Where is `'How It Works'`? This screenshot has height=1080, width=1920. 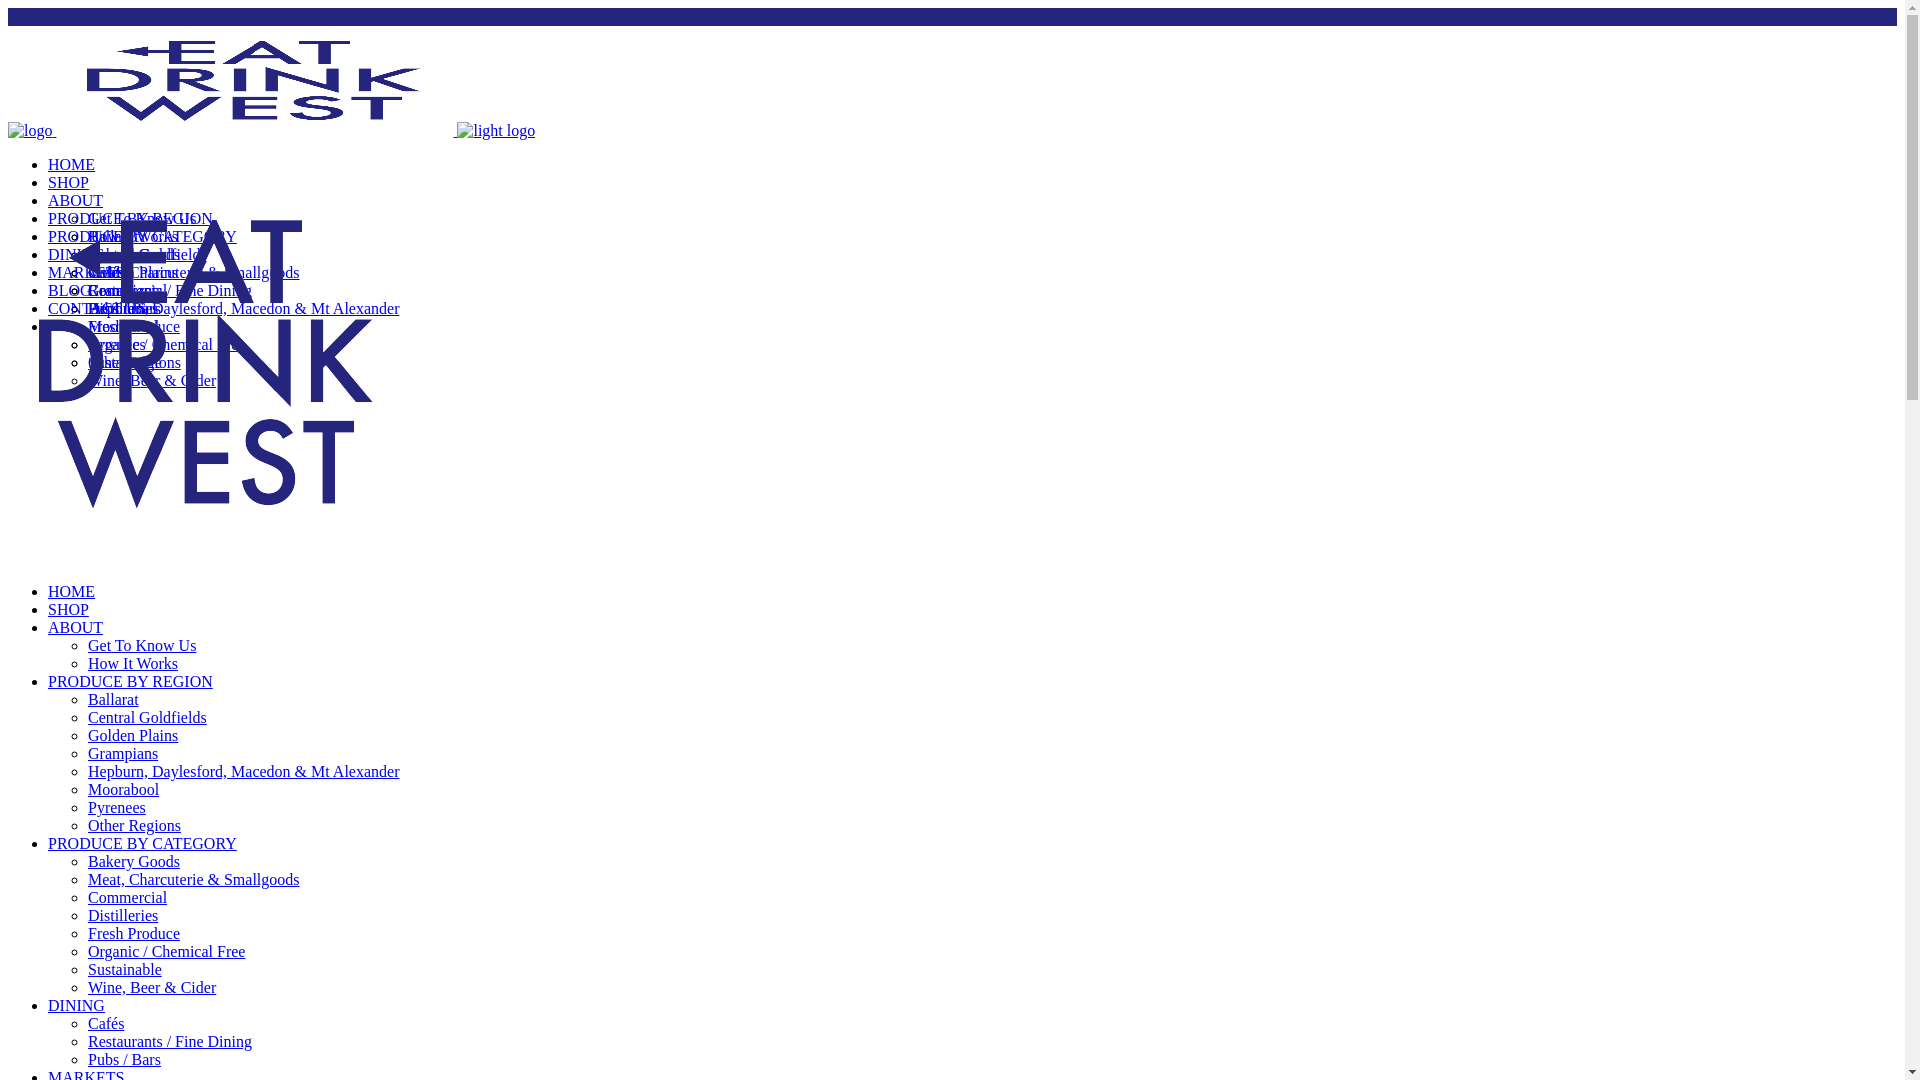
'How It Works' is located at coordinates (132, 663).